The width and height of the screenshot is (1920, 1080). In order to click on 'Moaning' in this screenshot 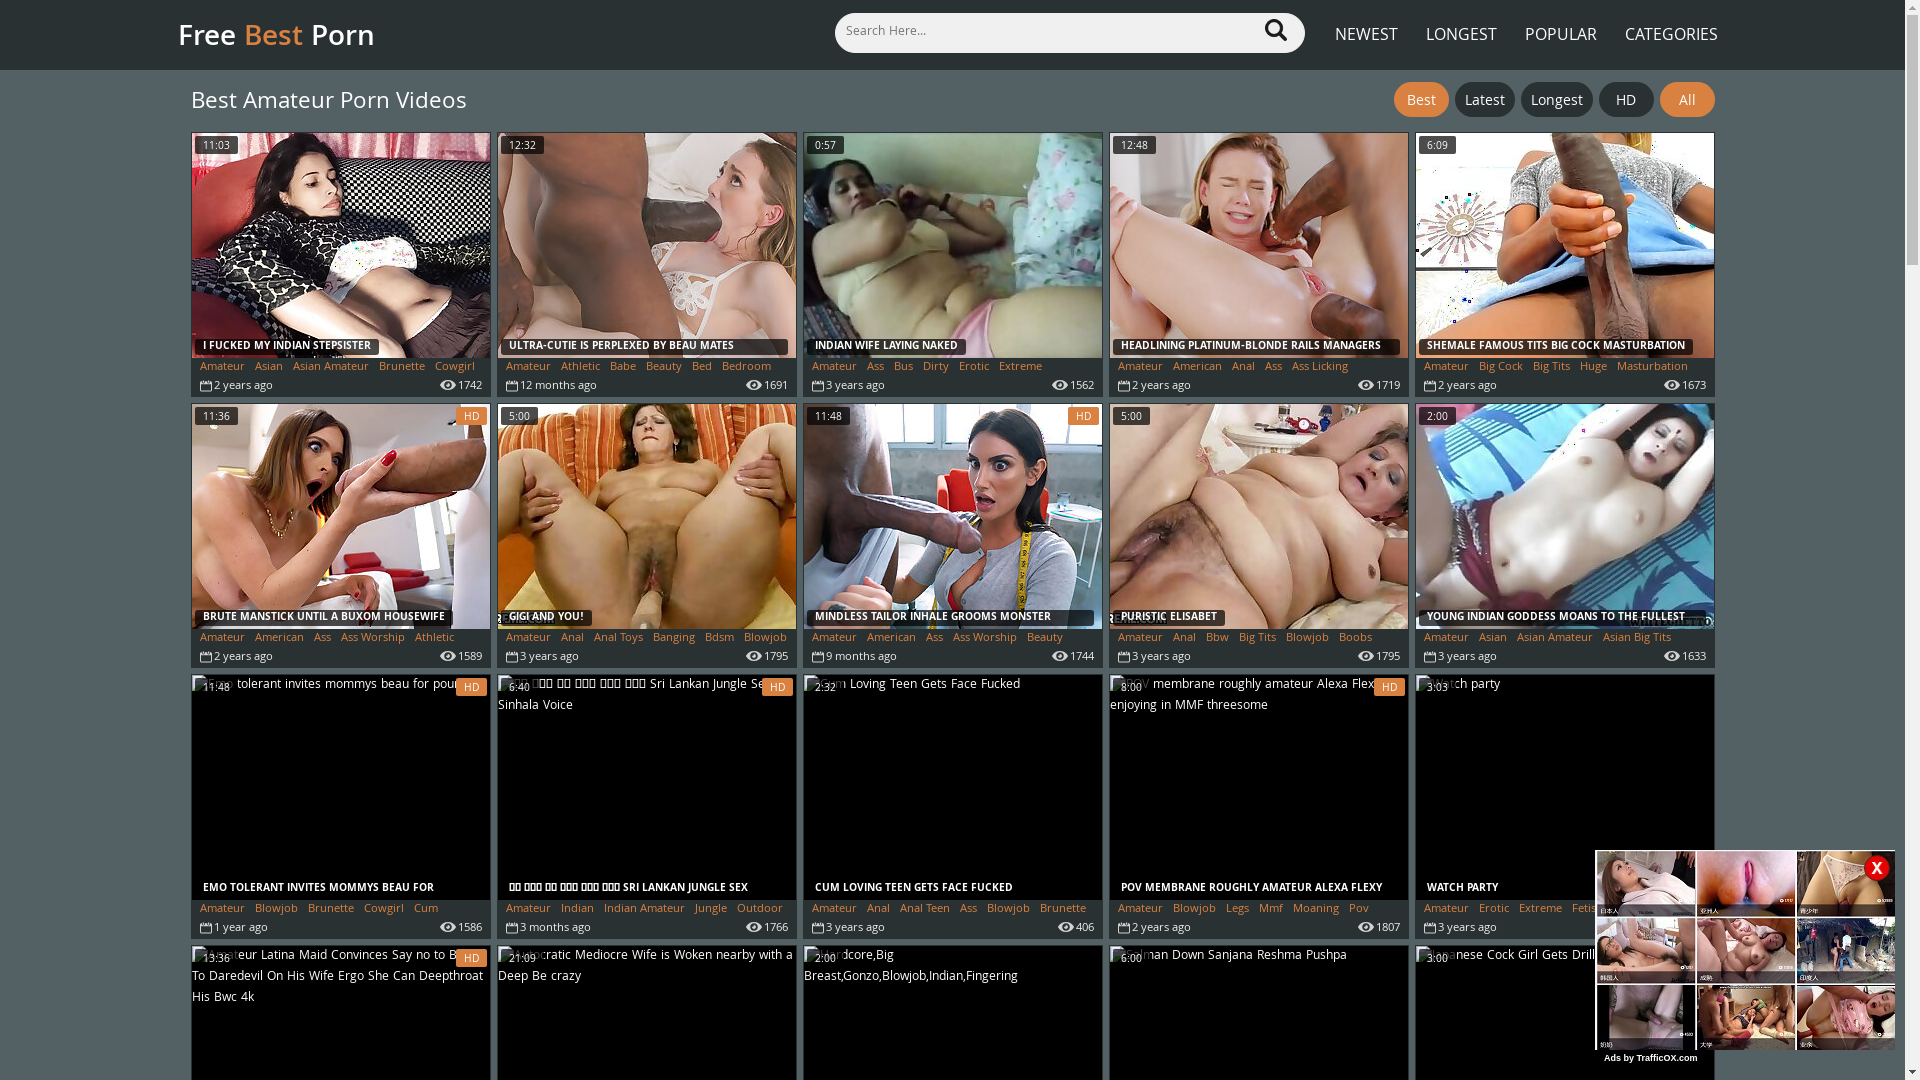, I will do `click(1315, 909)`.